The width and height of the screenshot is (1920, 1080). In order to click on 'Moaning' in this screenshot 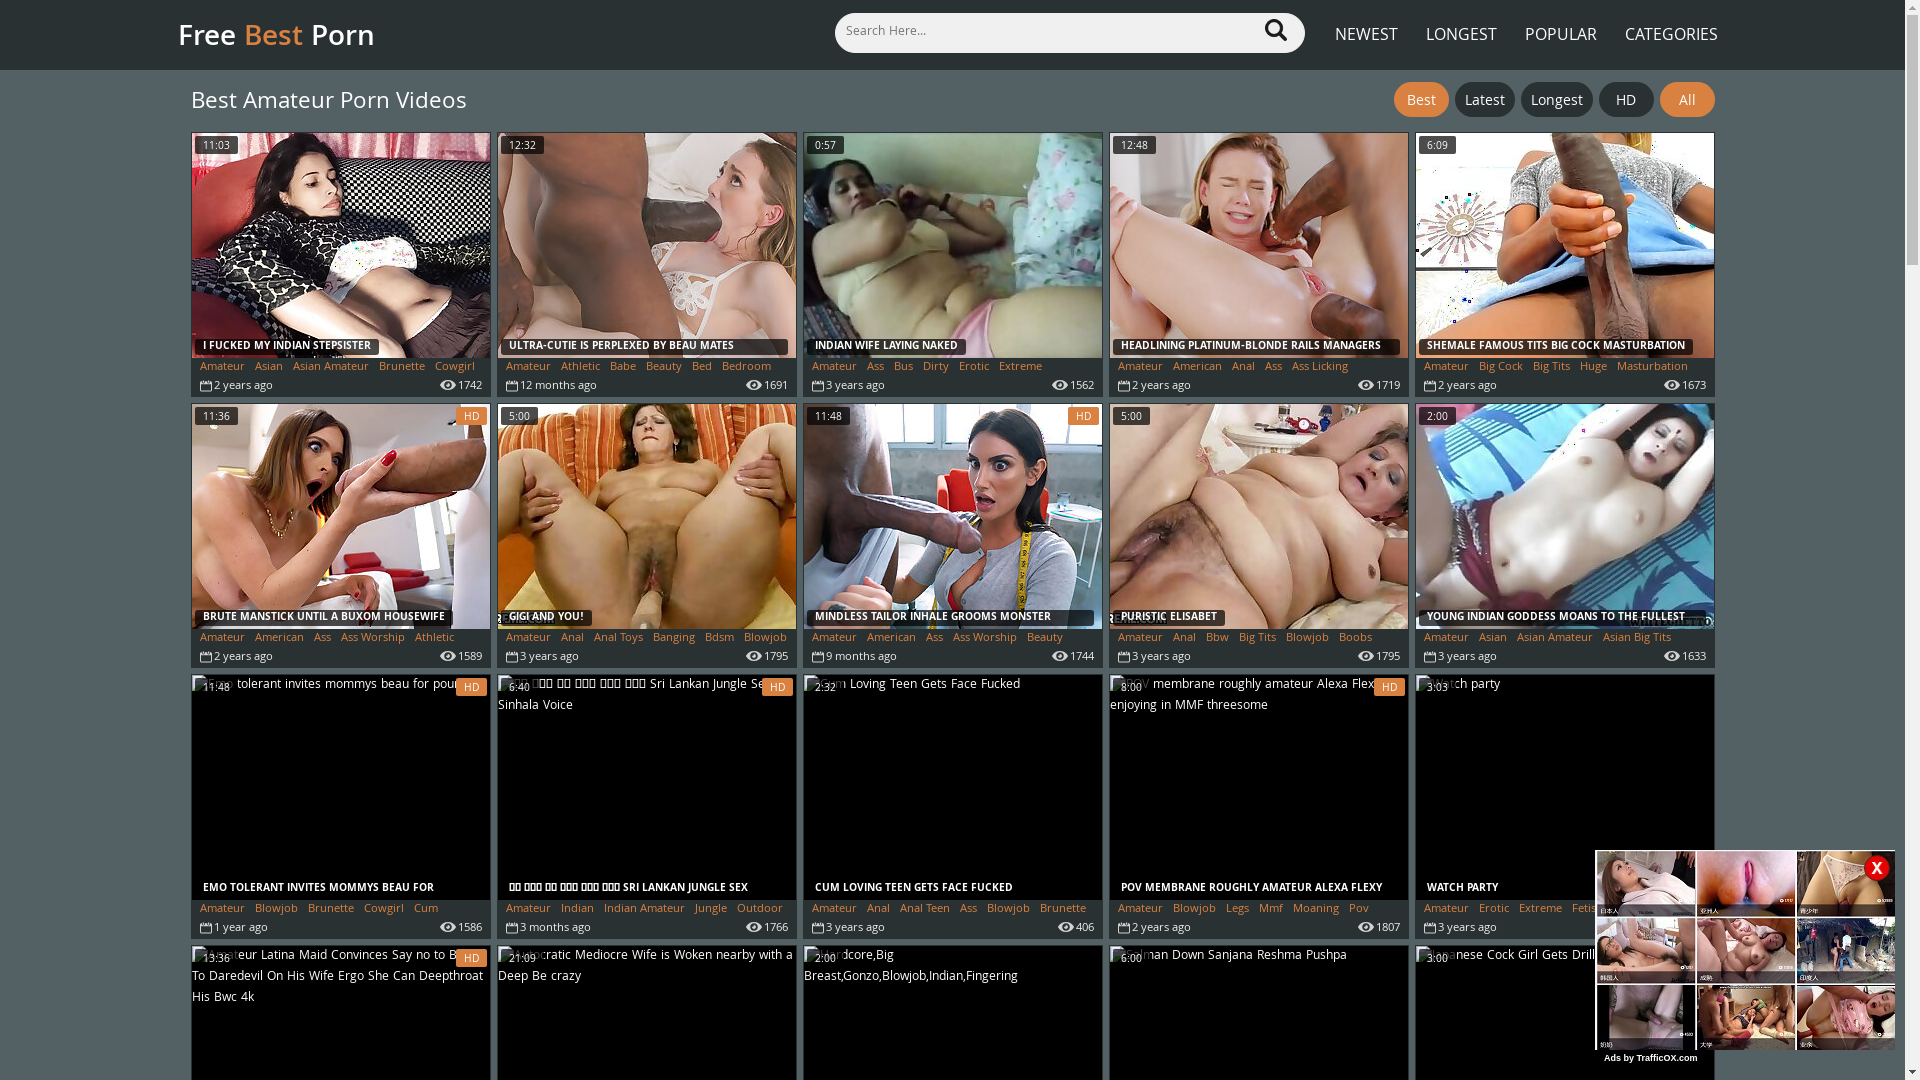, I will do `click(1315, 909)`.